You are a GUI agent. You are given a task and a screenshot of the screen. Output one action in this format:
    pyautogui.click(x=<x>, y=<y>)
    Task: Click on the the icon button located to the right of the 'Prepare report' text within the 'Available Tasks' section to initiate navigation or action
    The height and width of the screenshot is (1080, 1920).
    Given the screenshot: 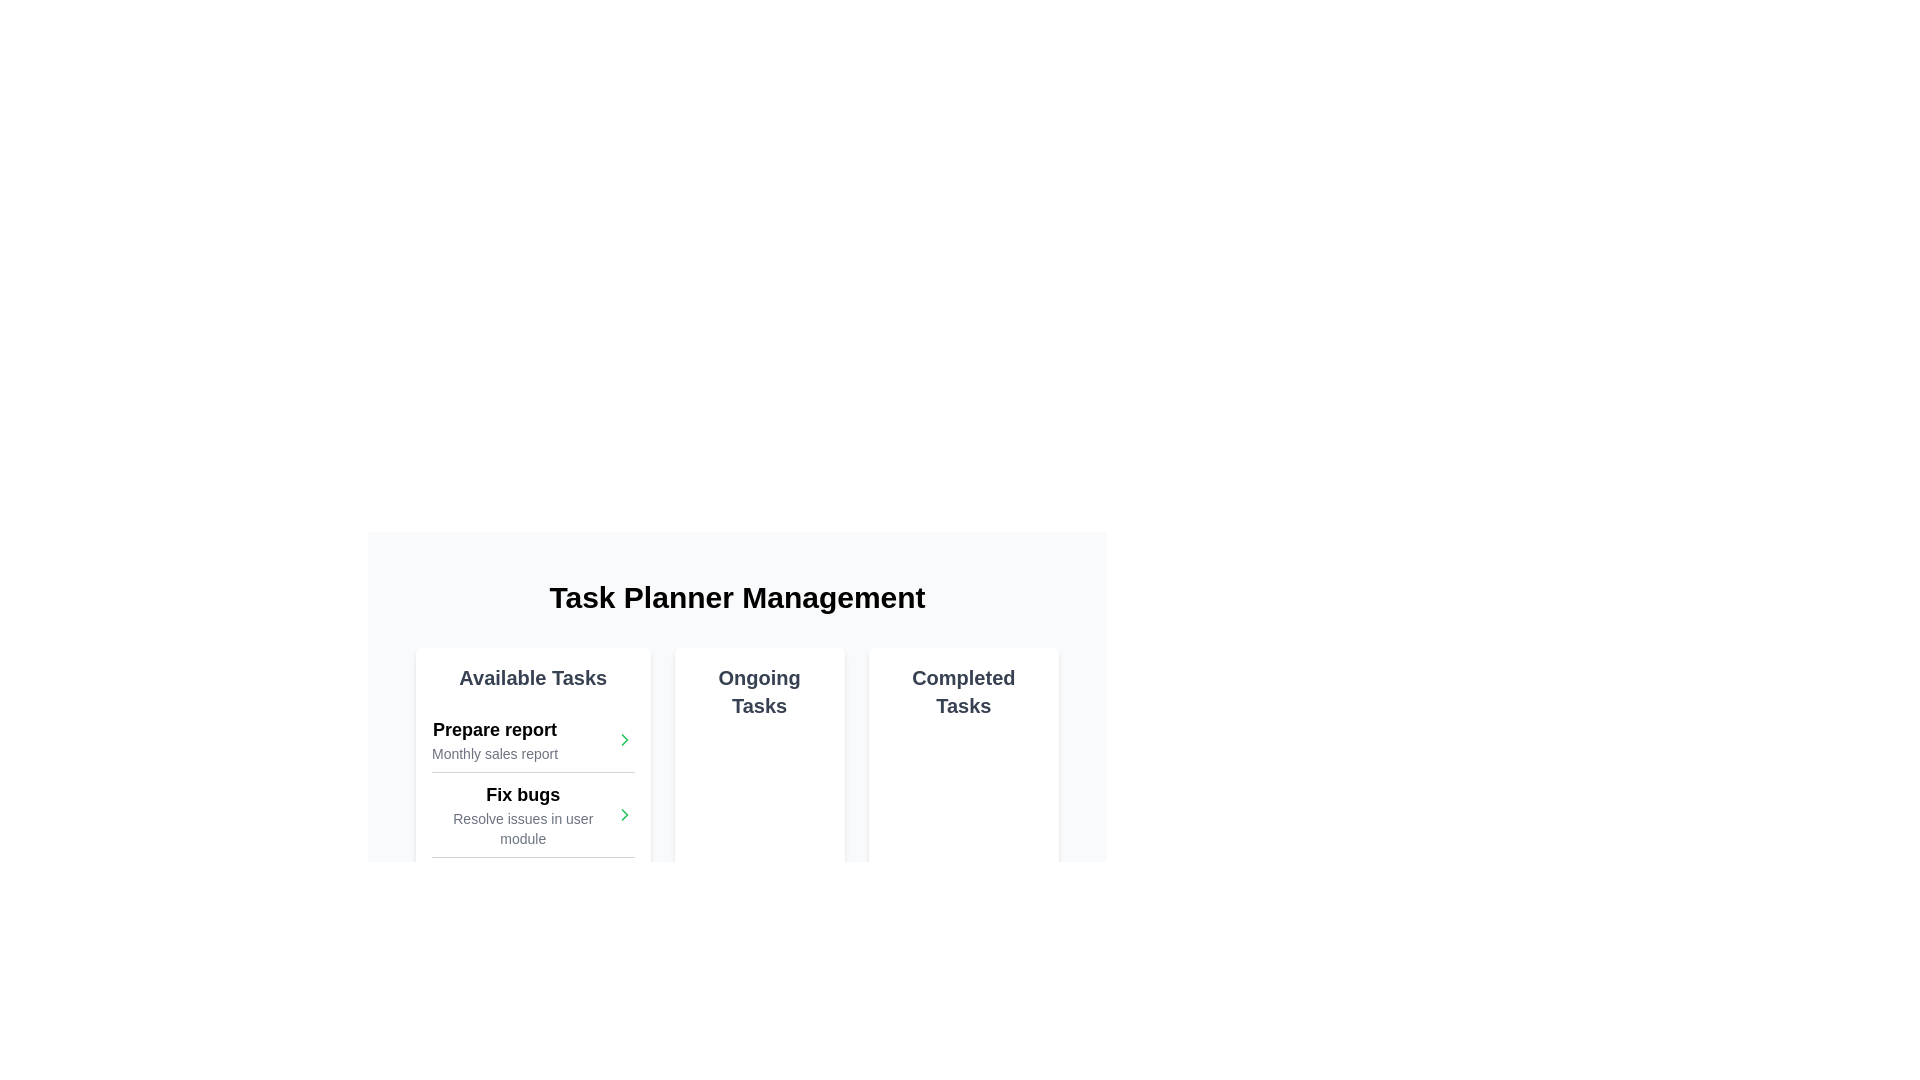 What is the action you would take?
    pyautogui.click(x=623, y=740)
    